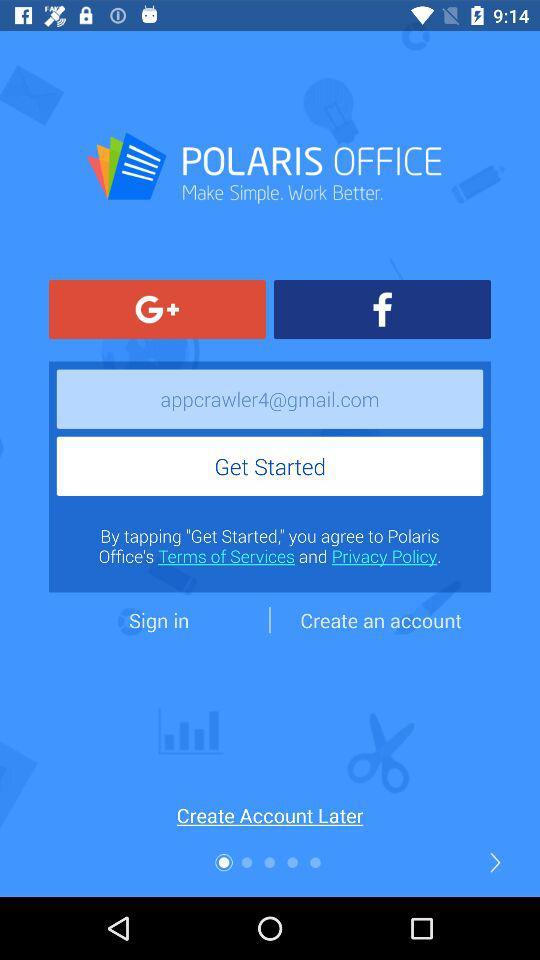 Image resolution: width=540 pixels, height=960 pixels. I want to click on the facebook icon, so click(382, 309).